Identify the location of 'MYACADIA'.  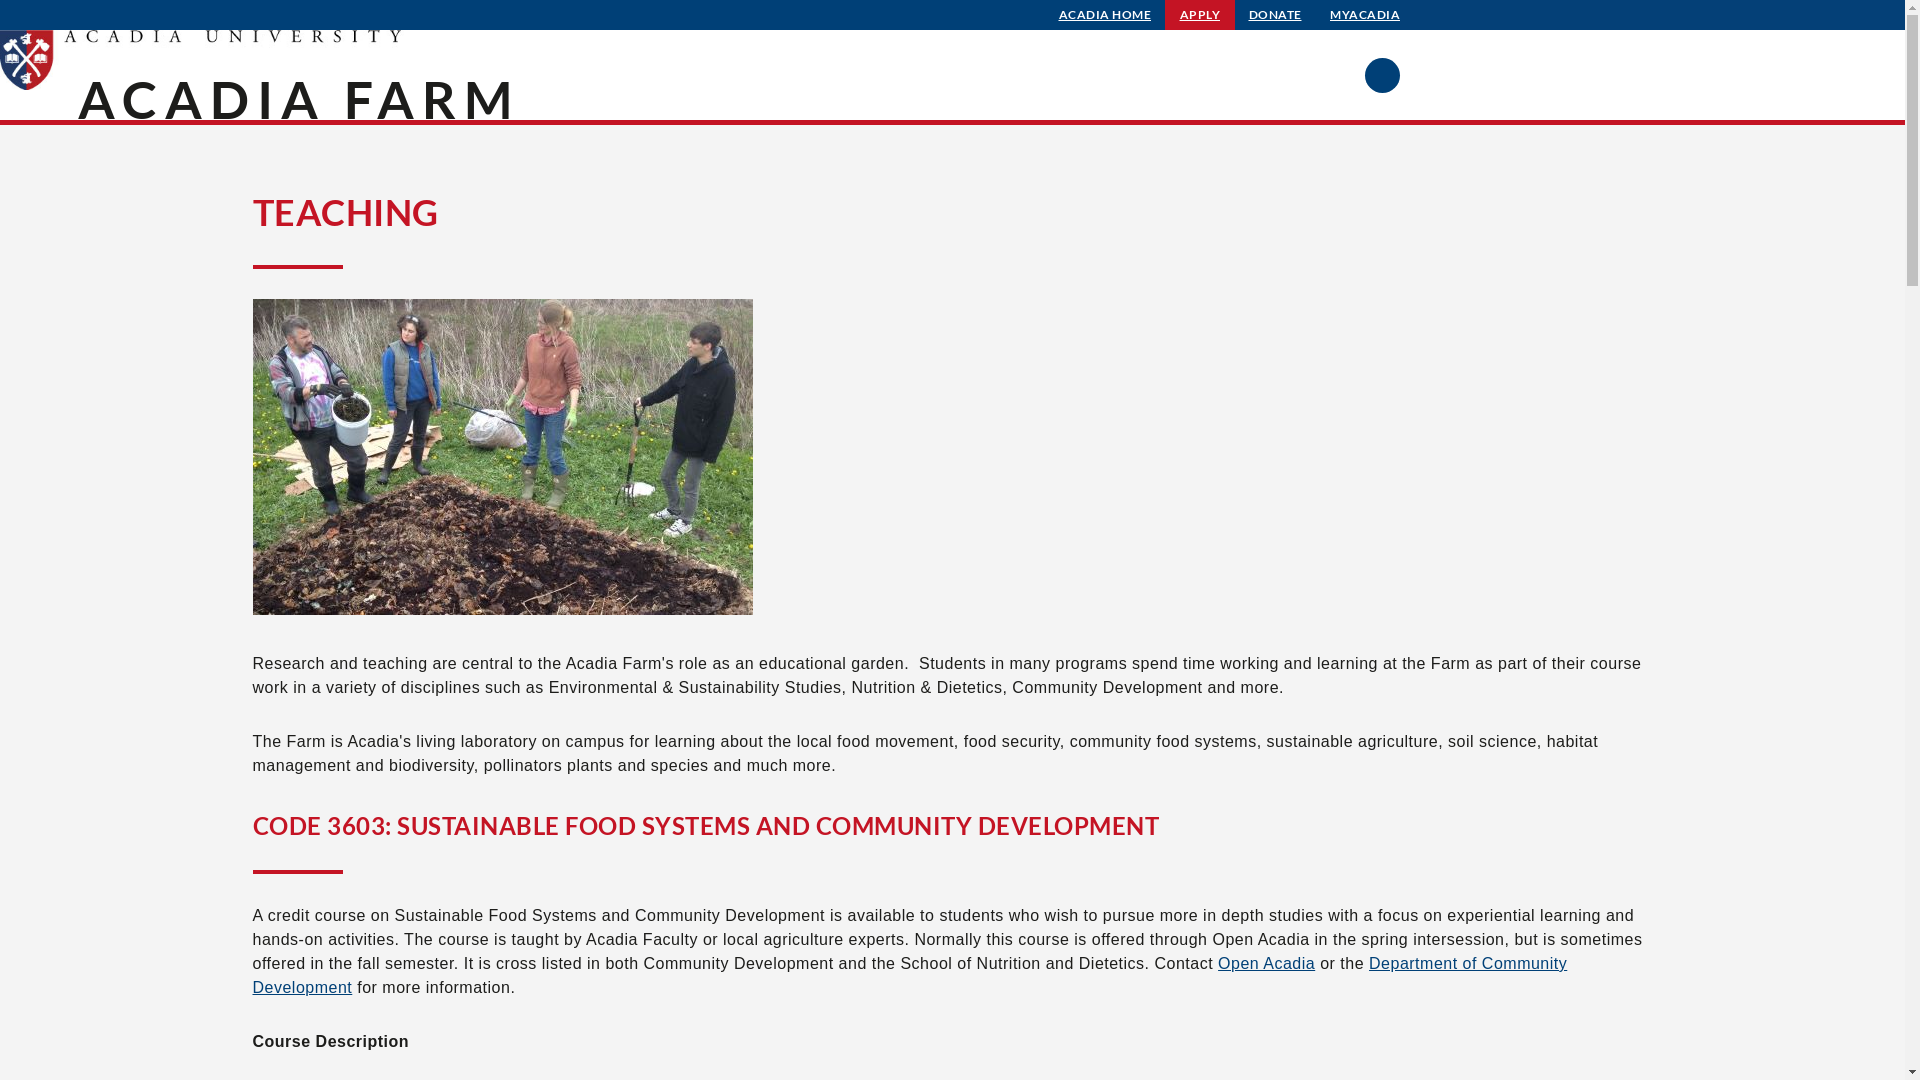
(1363, 15).